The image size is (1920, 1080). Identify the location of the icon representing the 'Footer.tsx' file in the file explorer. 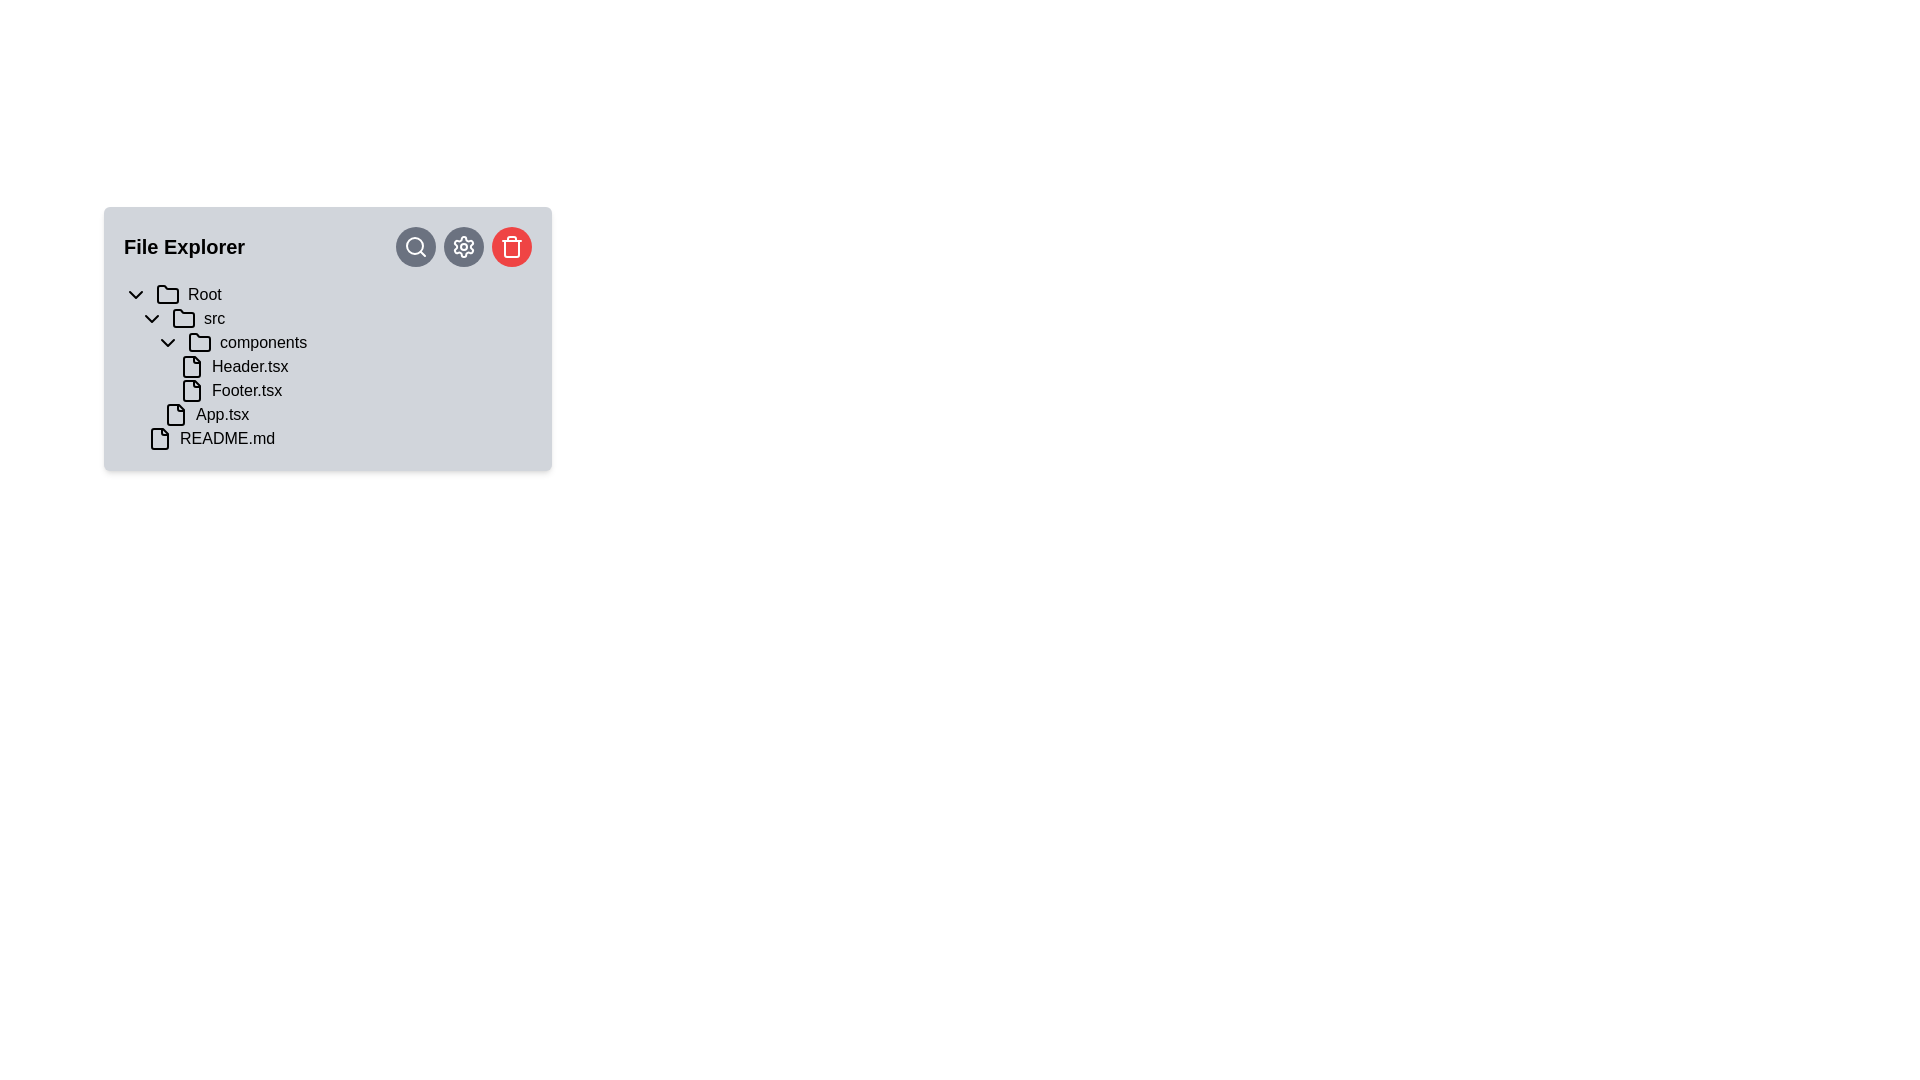
(192, 390).